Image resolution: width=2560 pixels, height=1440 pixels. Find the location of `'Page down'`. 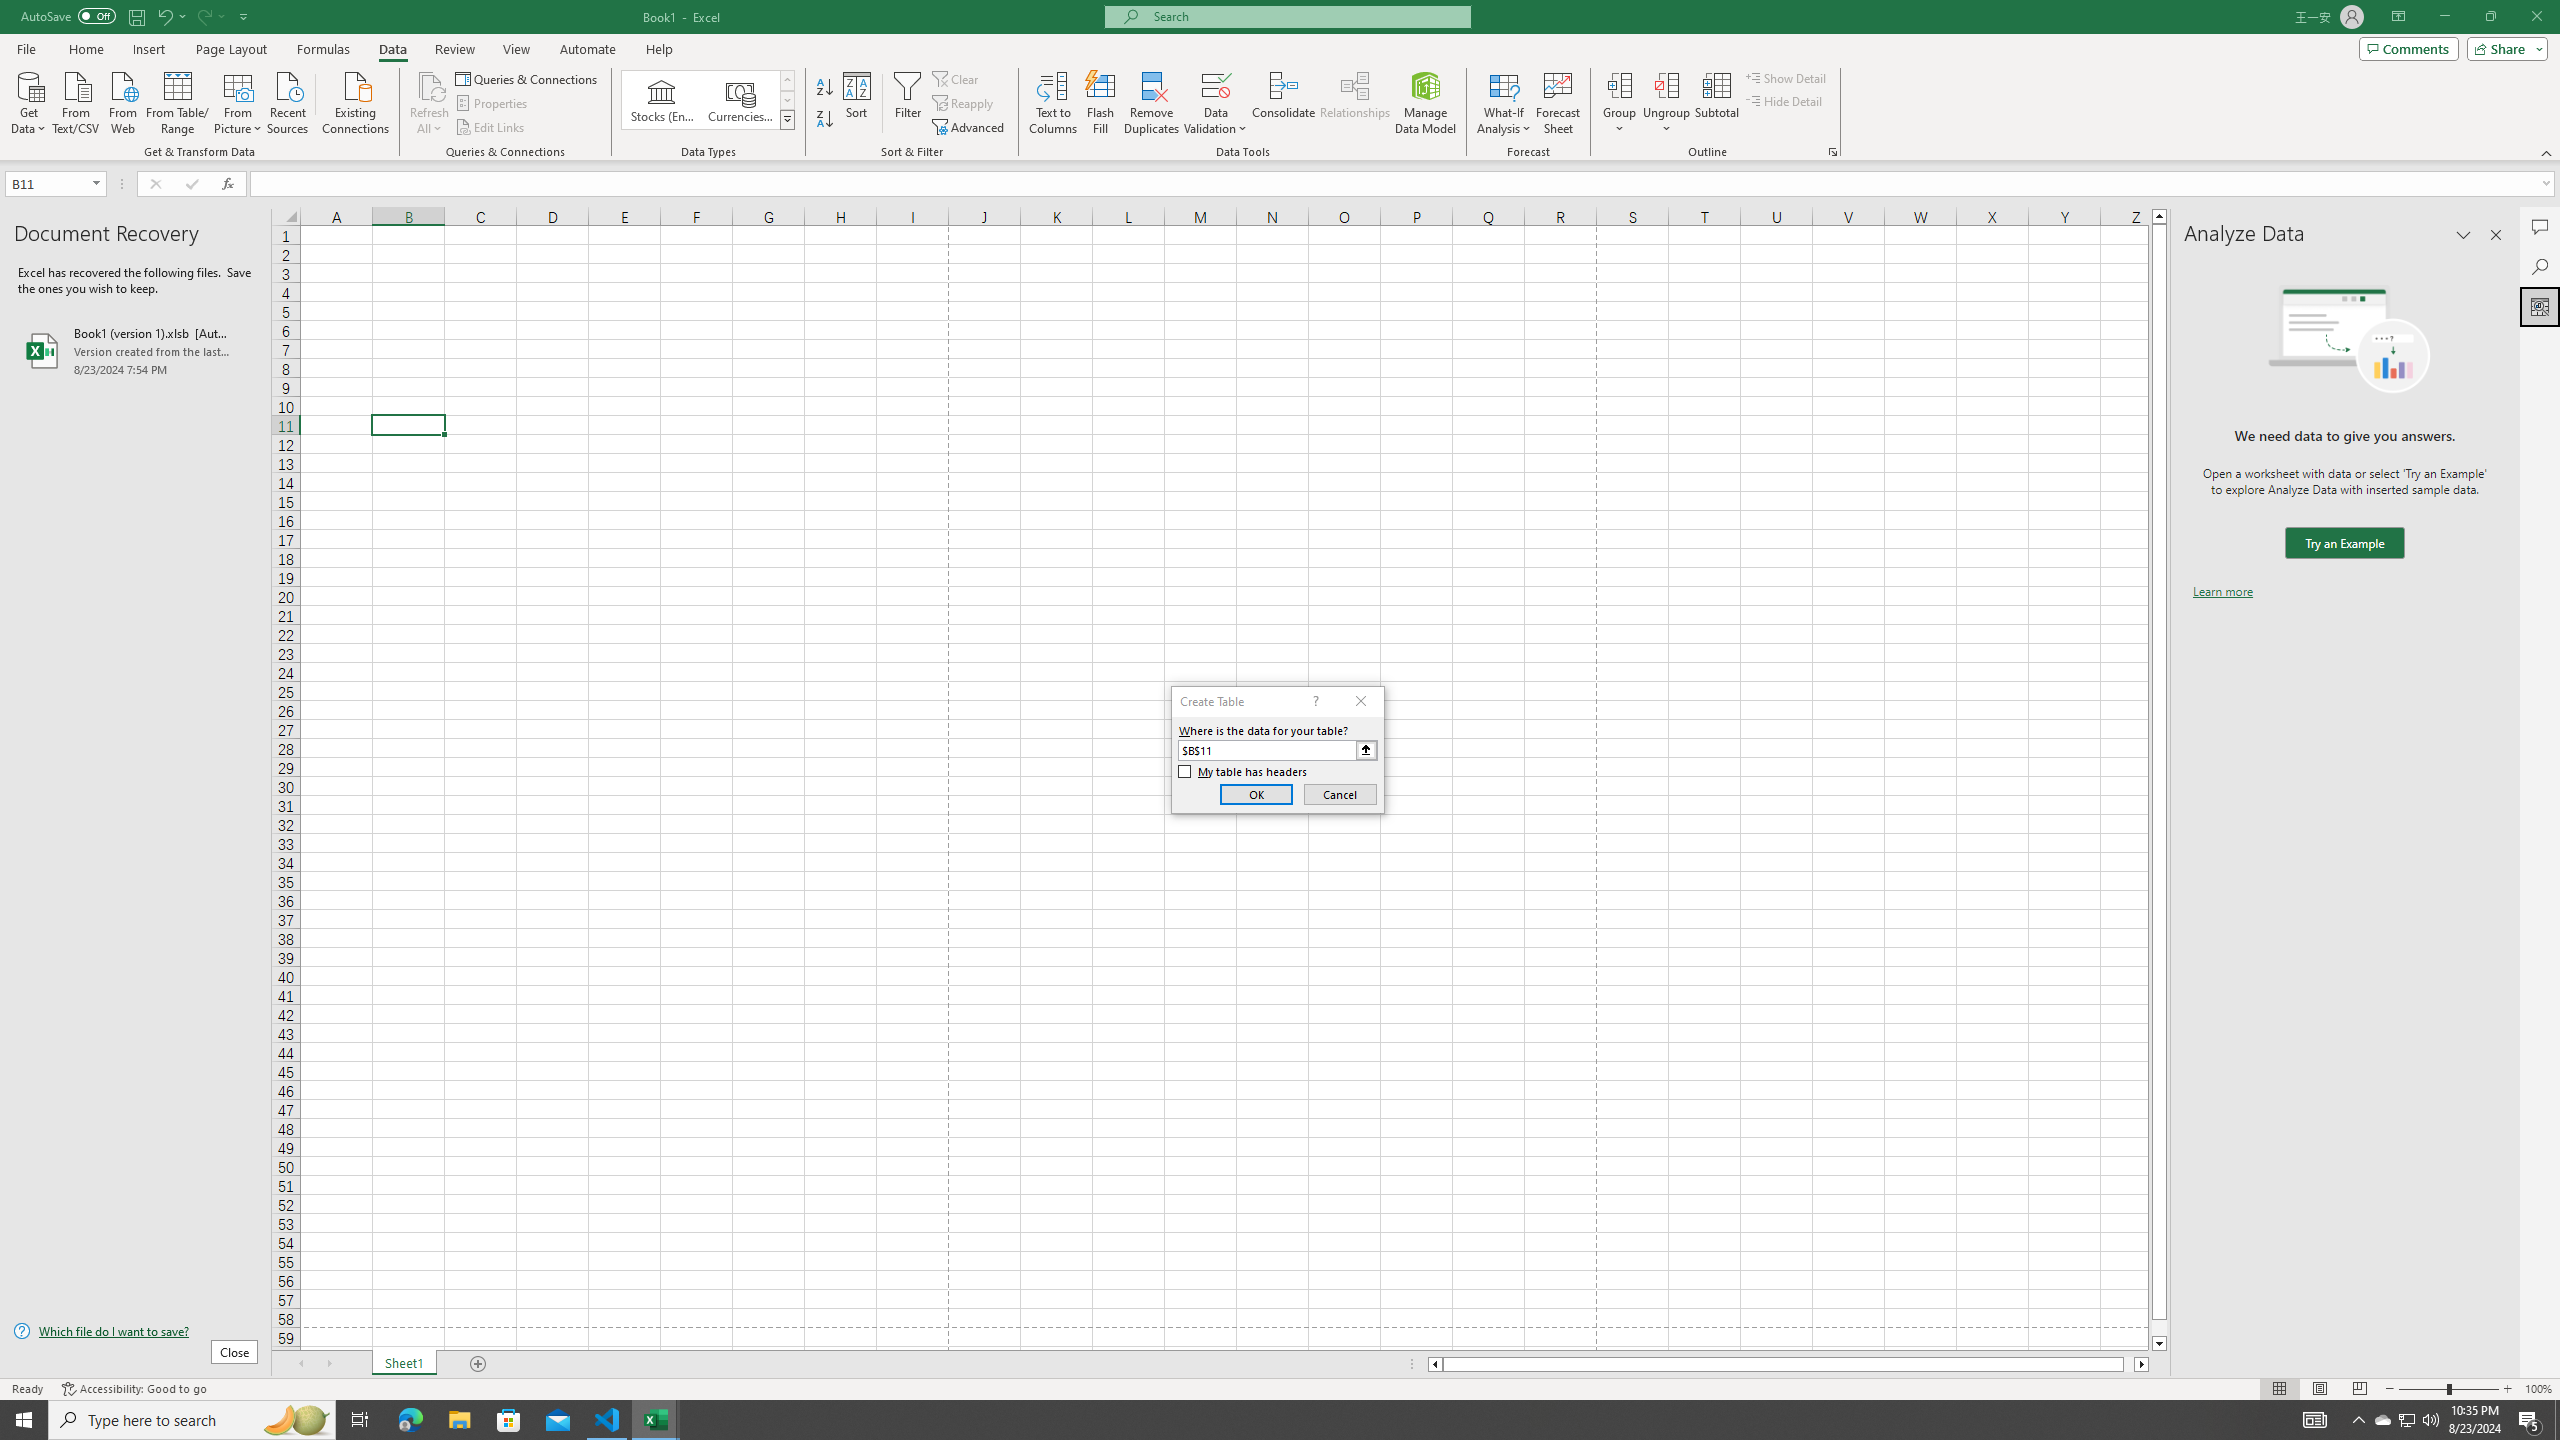

'Page down' is located at coordinates (2159, 1328).